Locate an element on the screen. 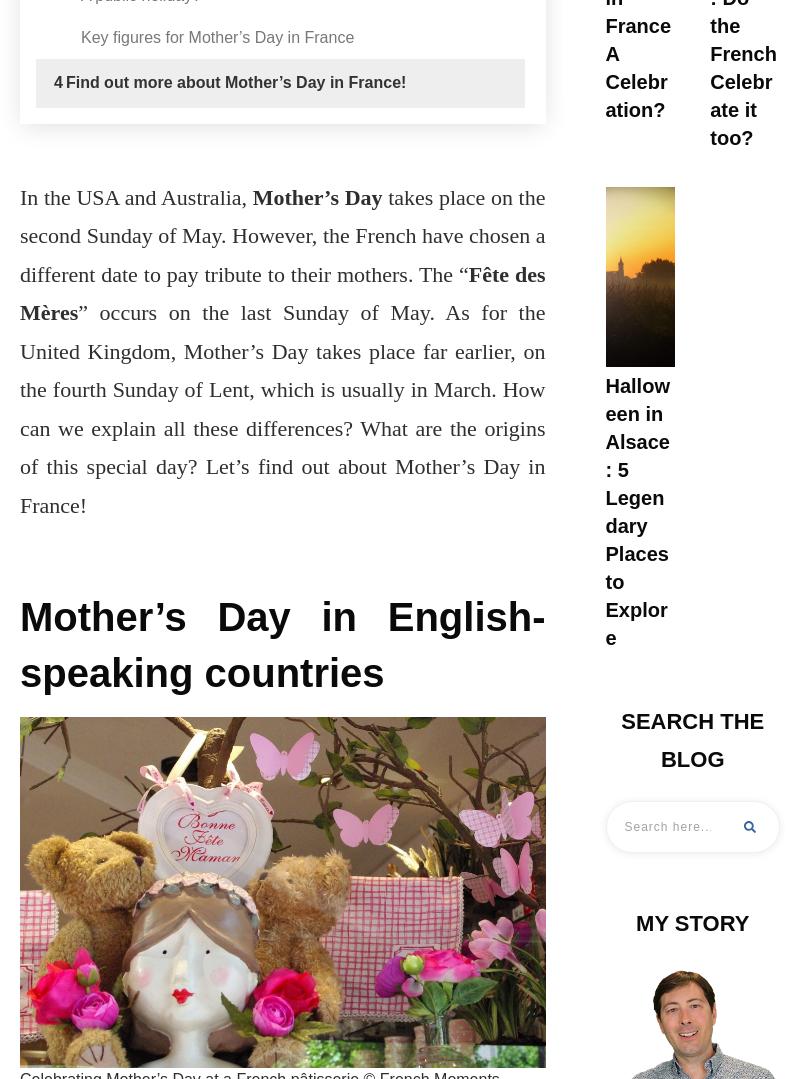 Image resolution: width=800 pixels, height=1079 pixels. 'MY STORY' is located at coordinates (692, 922).